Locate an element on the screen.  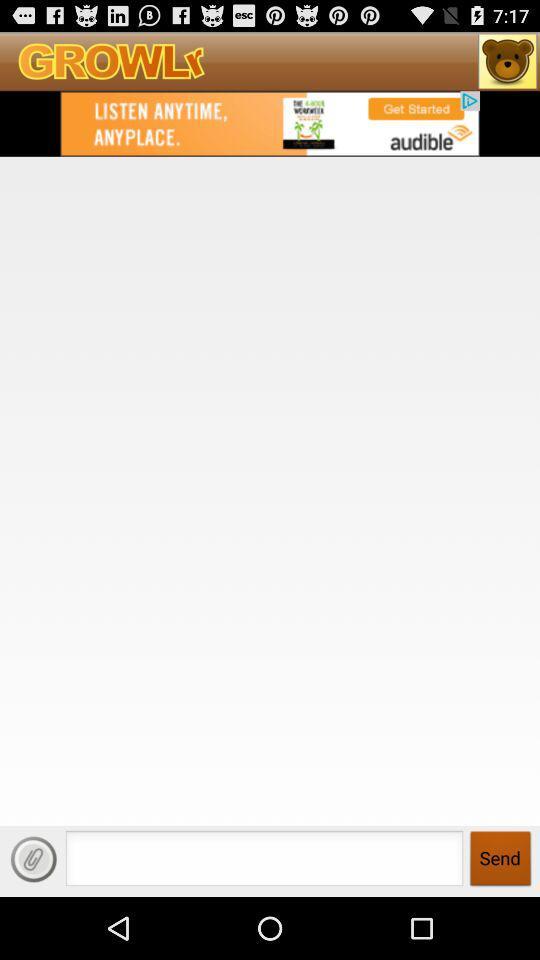
attach item is located at coordinates (32, 858).